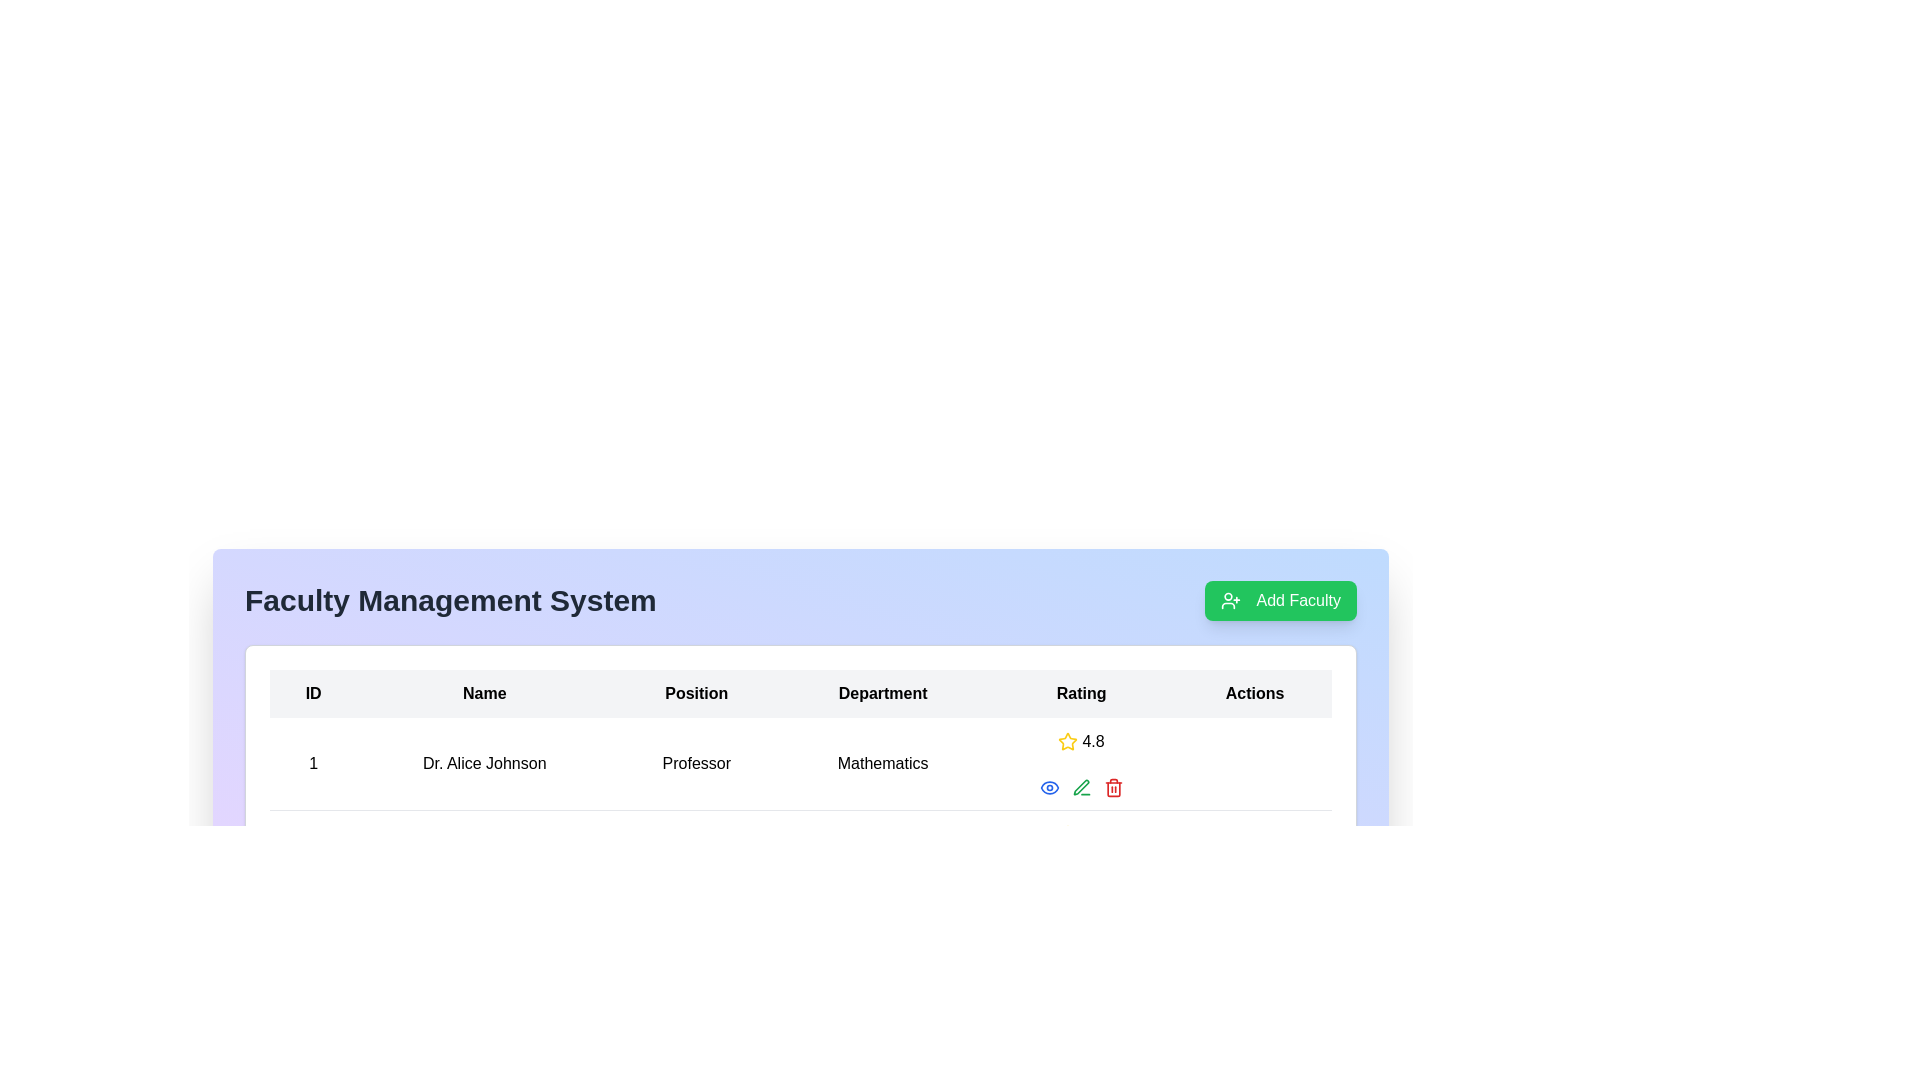 The width and height of the screenshot is (1920, 1080). What do you see at coordinates (312, 764) in the screenshot?
I see `the static text display element that identifies the faculty member in the first column of the table under the heading 'ID'` at bounding box center [312, 764].